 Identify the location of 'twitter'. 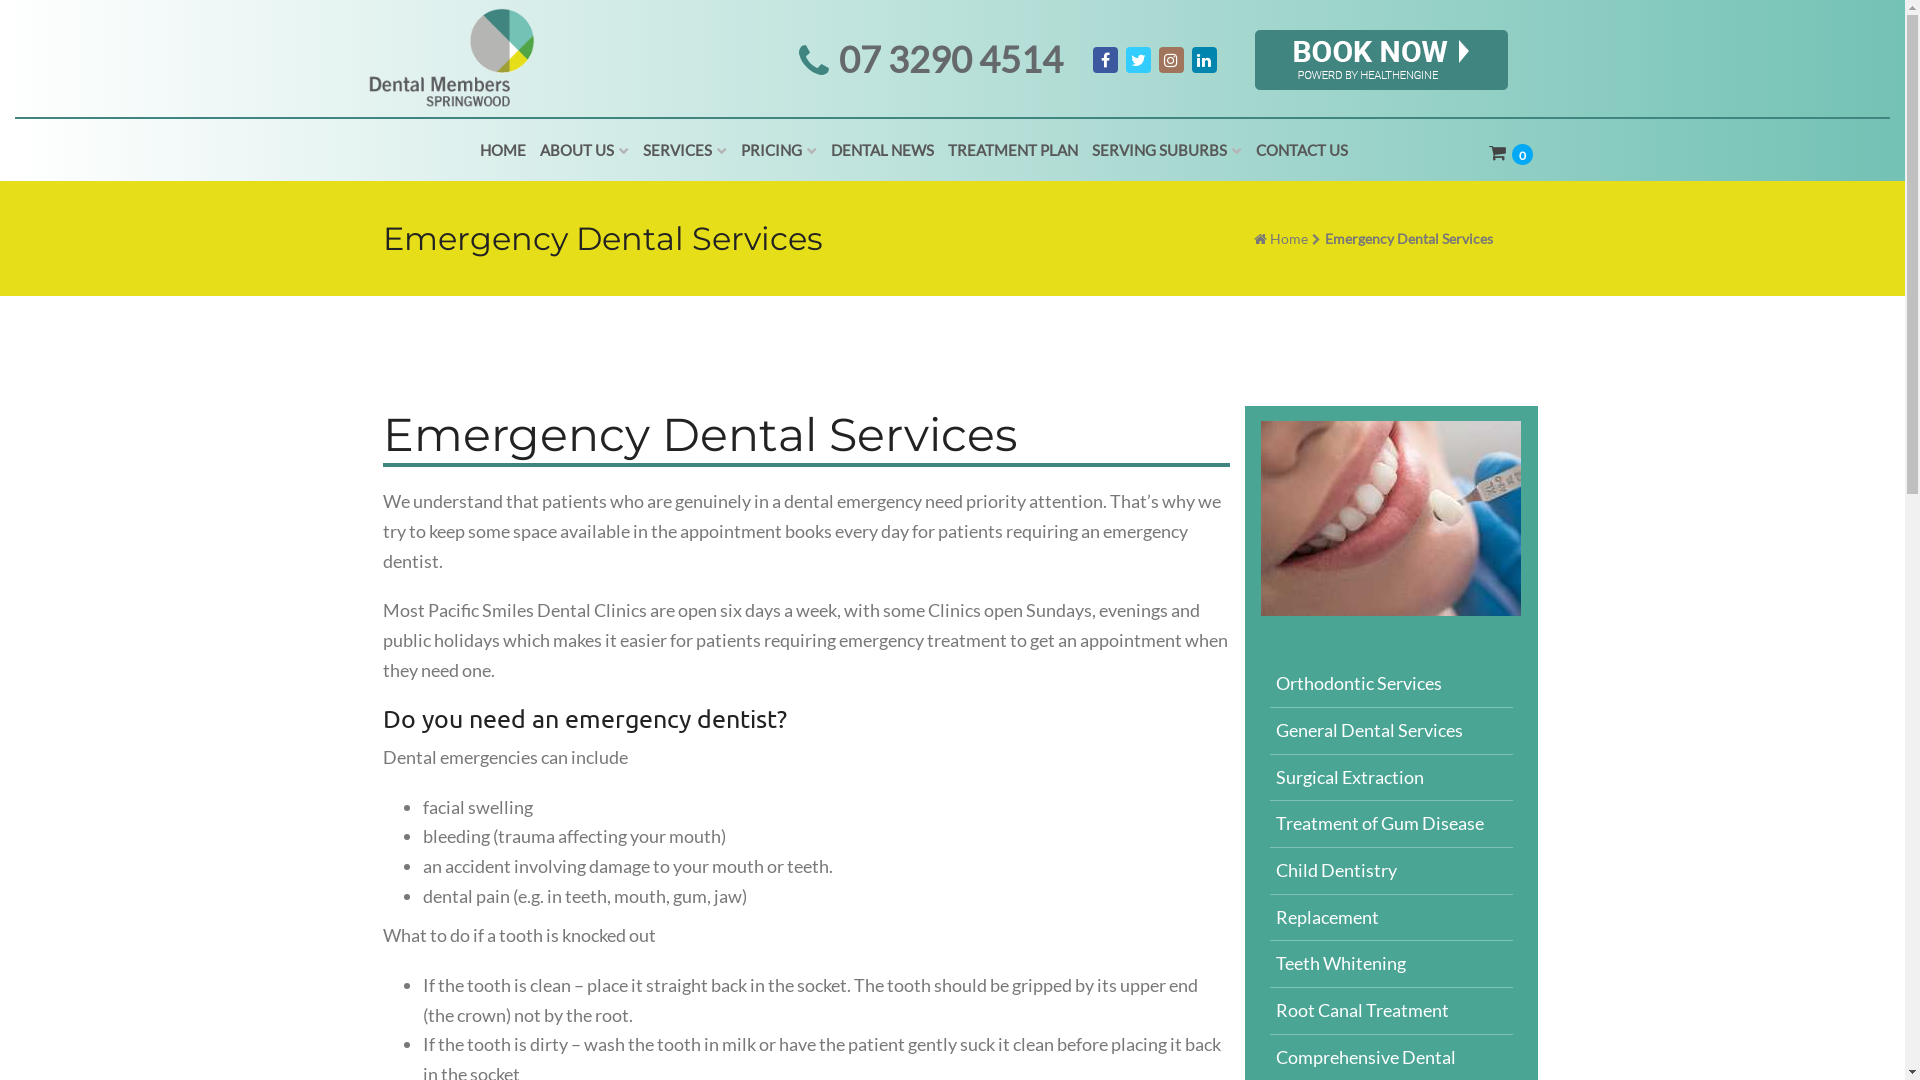
(1138, 59).